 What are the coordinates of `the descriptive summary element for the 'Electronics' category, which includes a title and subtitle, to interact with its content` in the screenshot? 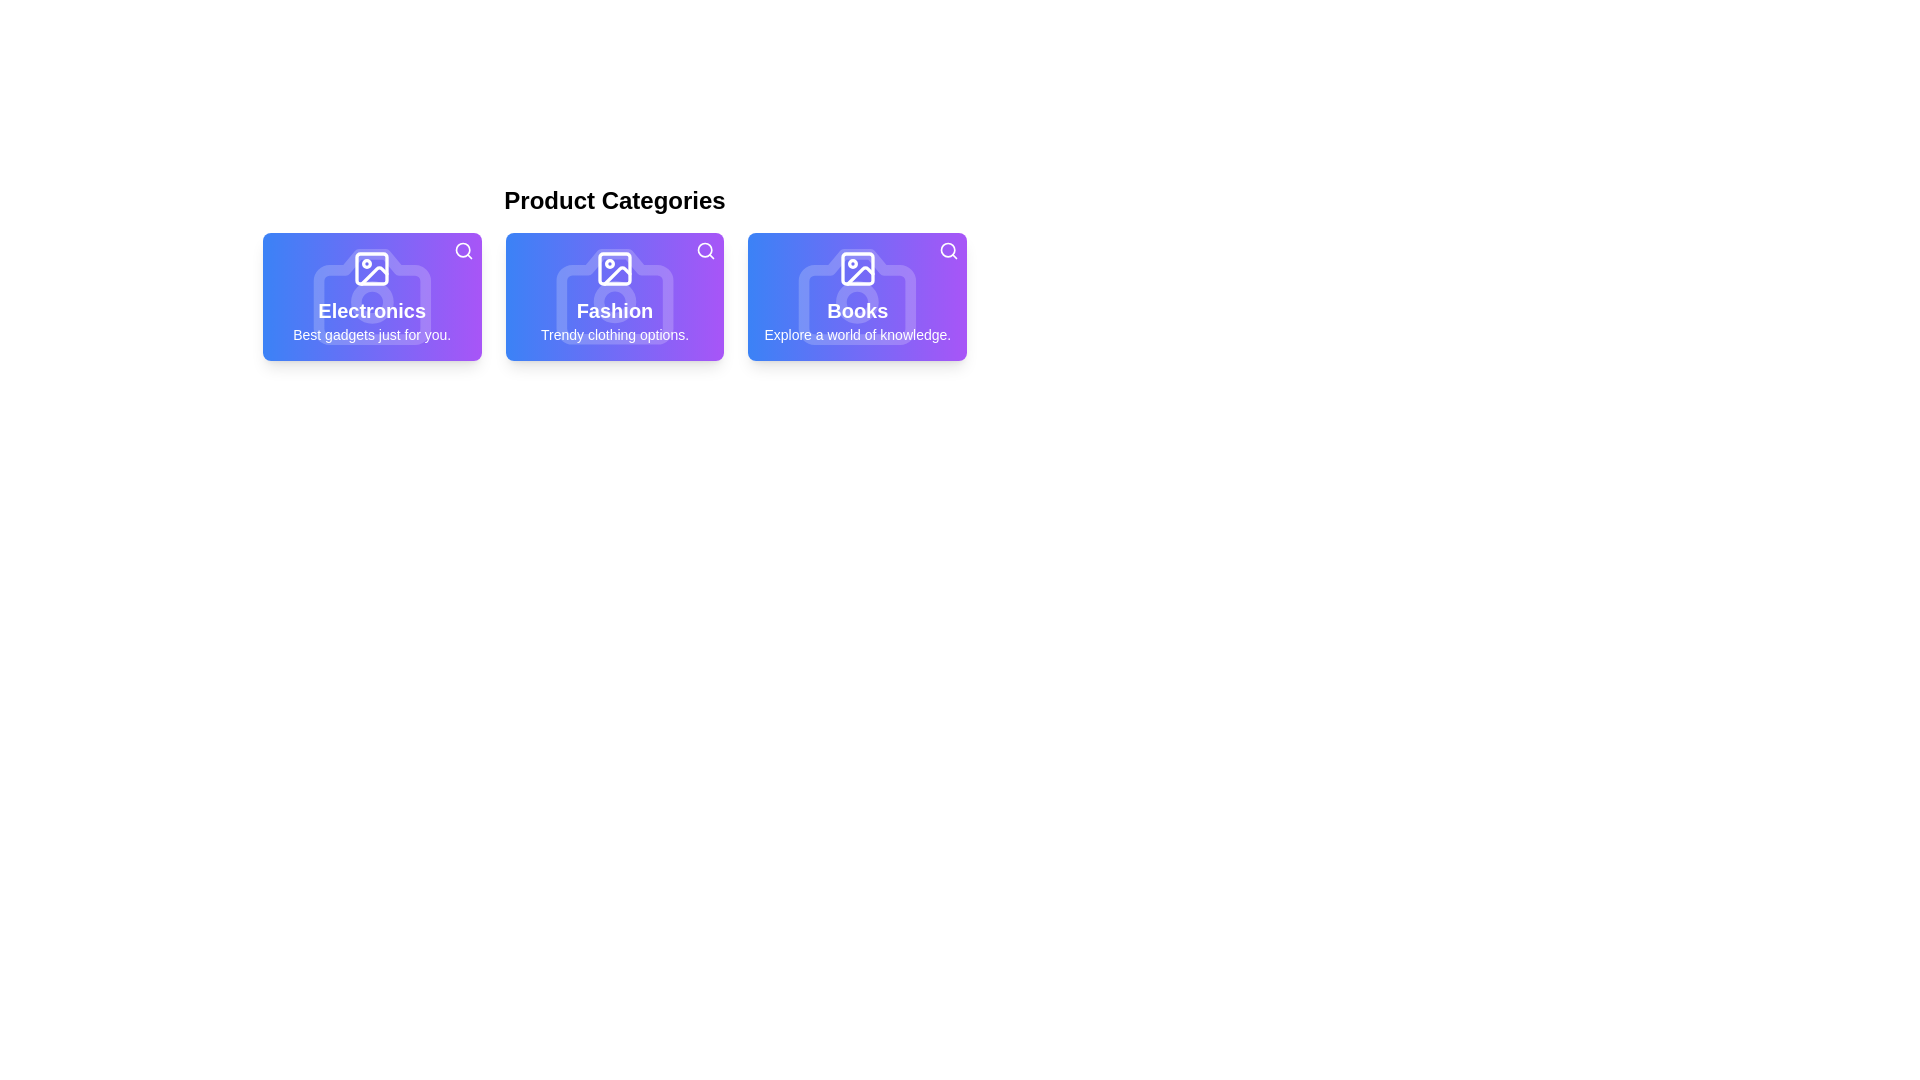 It's located at (372, 297).